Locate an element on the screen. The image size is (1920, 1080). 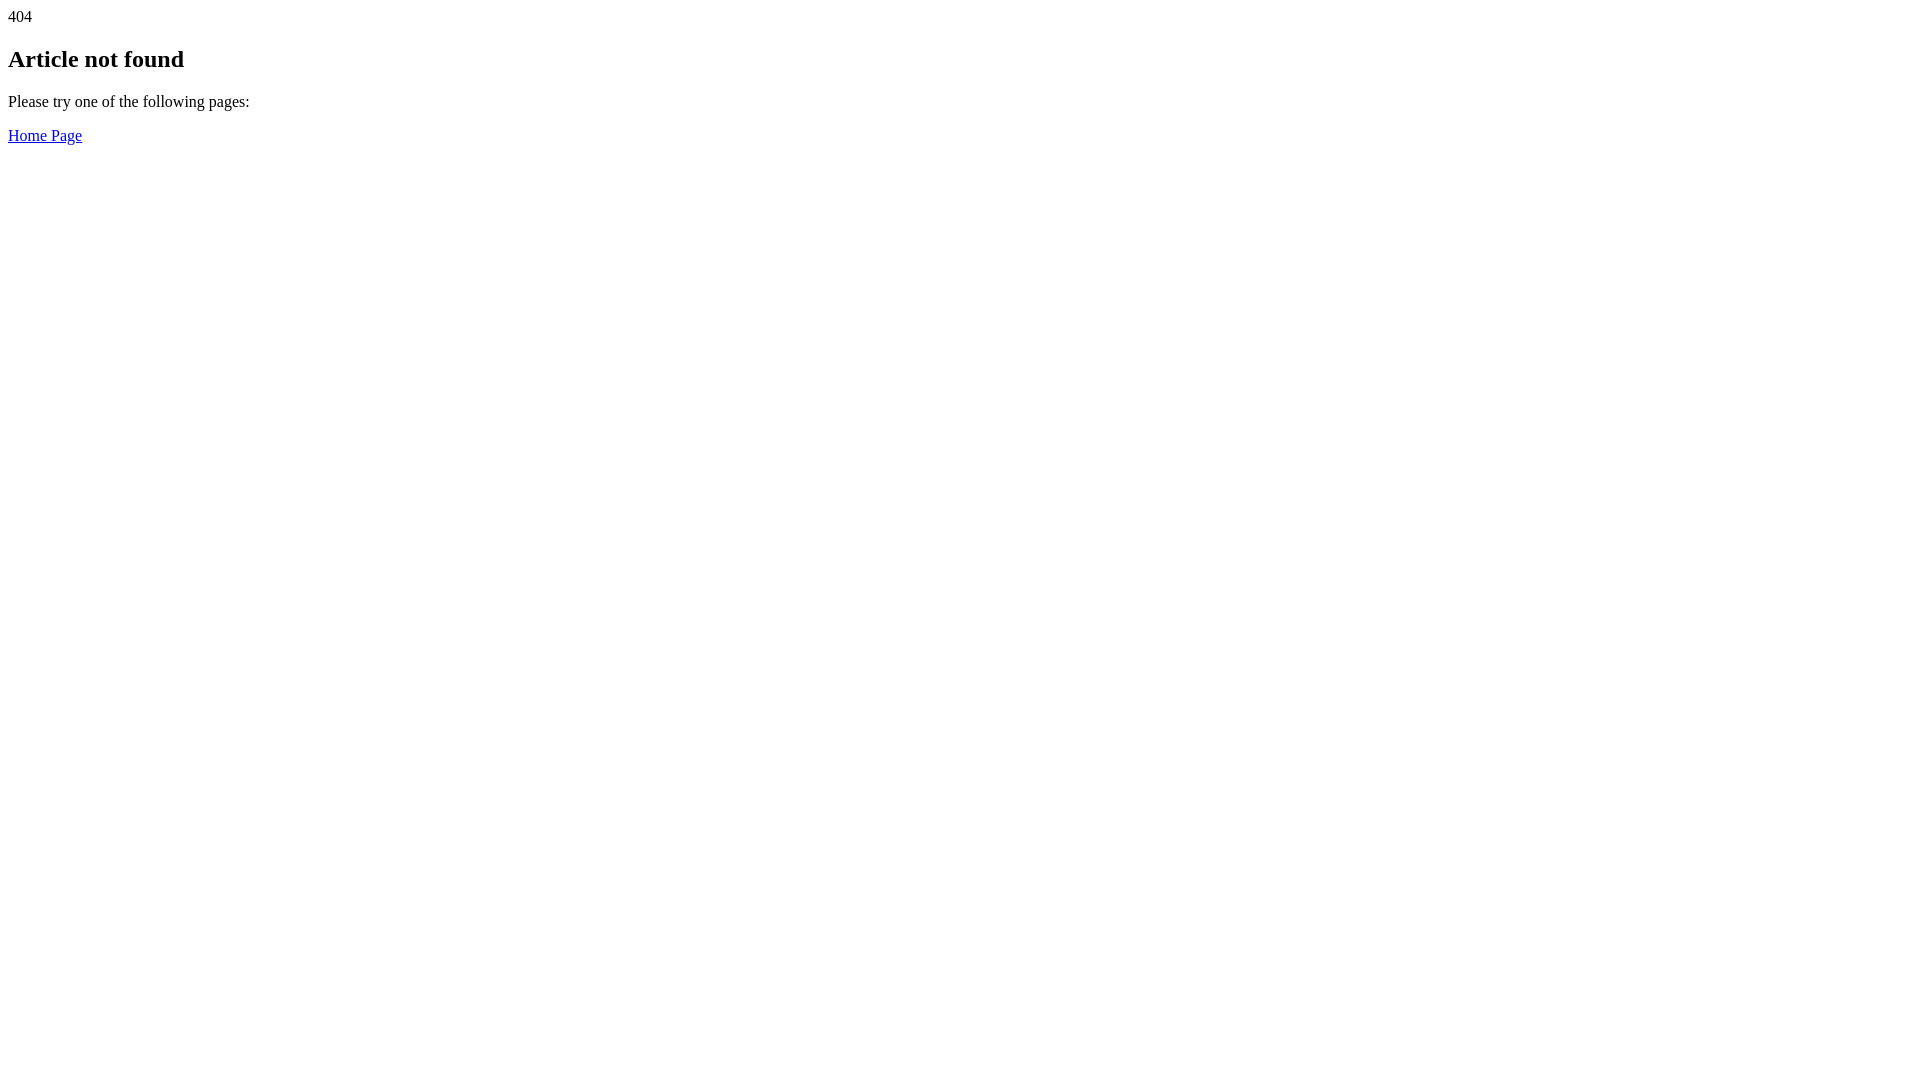
'Home Page' is located at coordinates (8, 135).